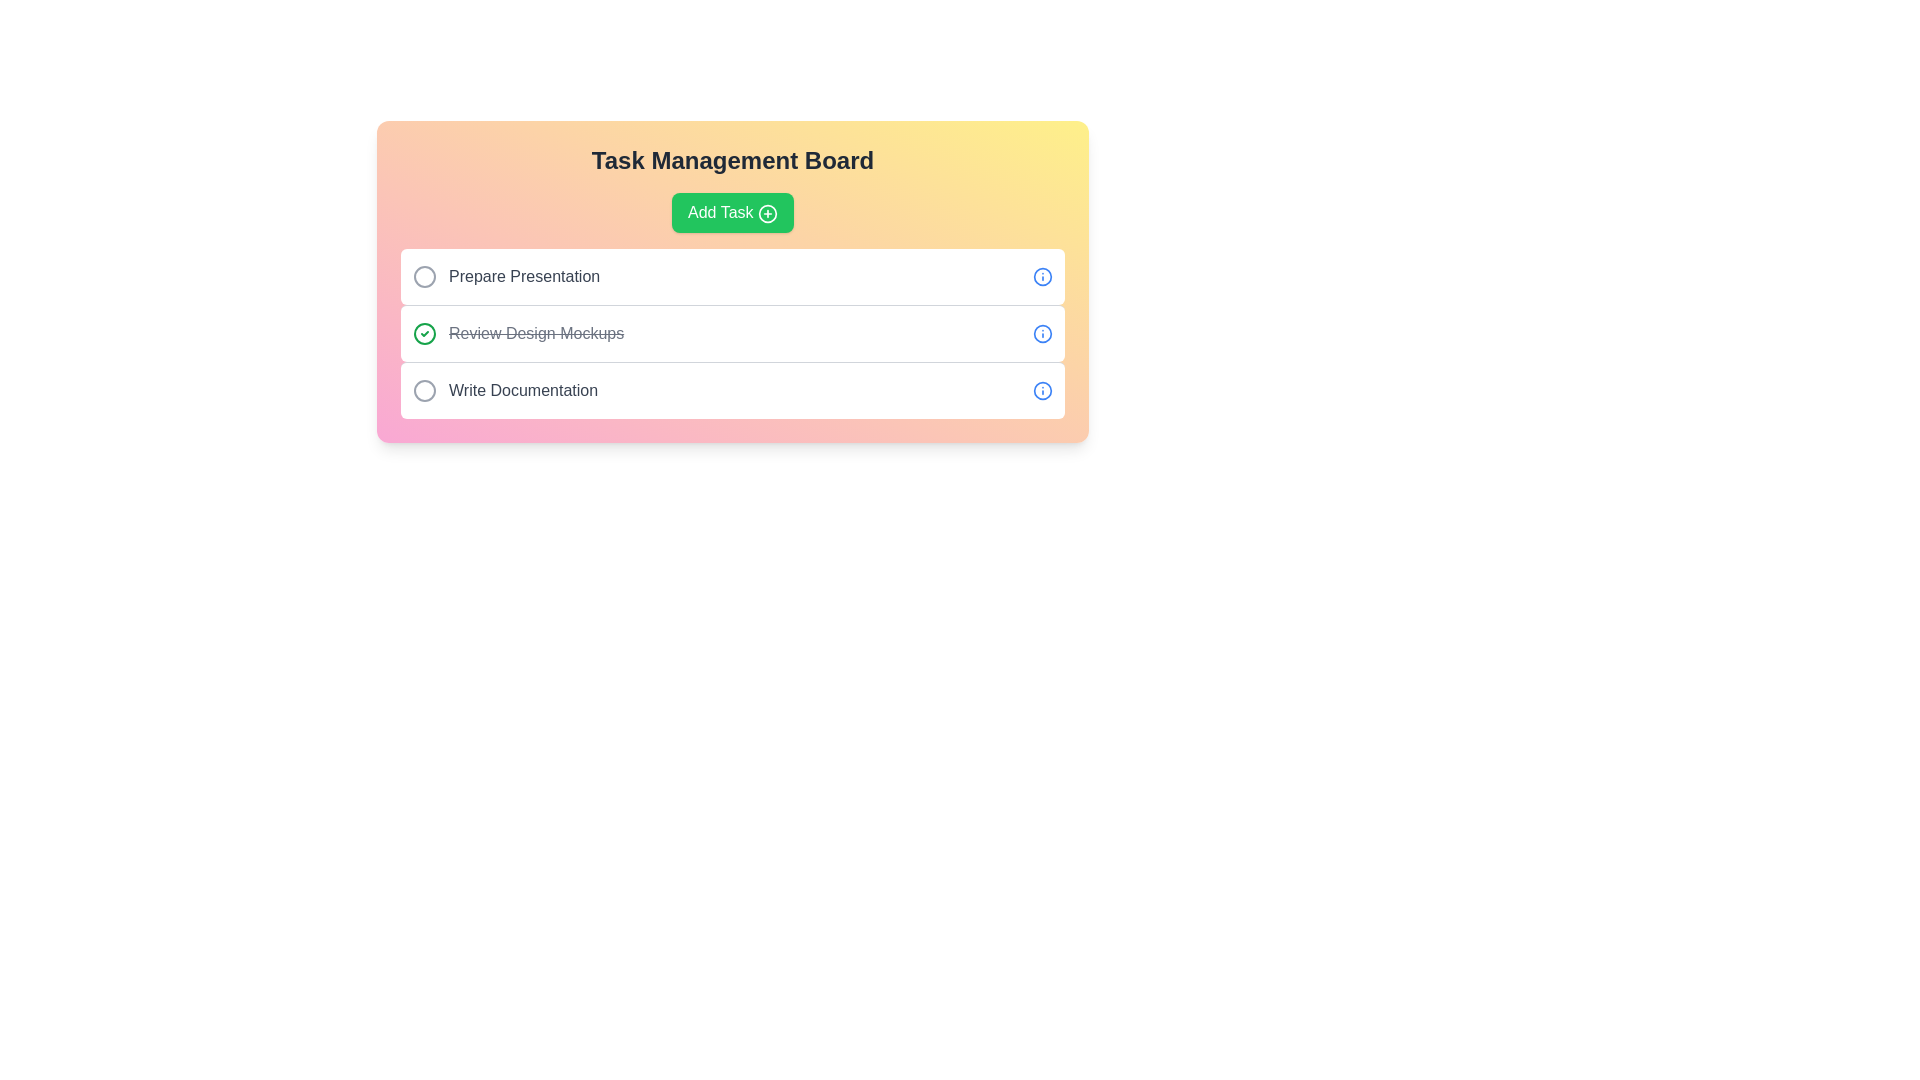 The width and height of the screenshot is (1920, 1080). I want to click on the name of the task Write Documentation, so click(424, 390).